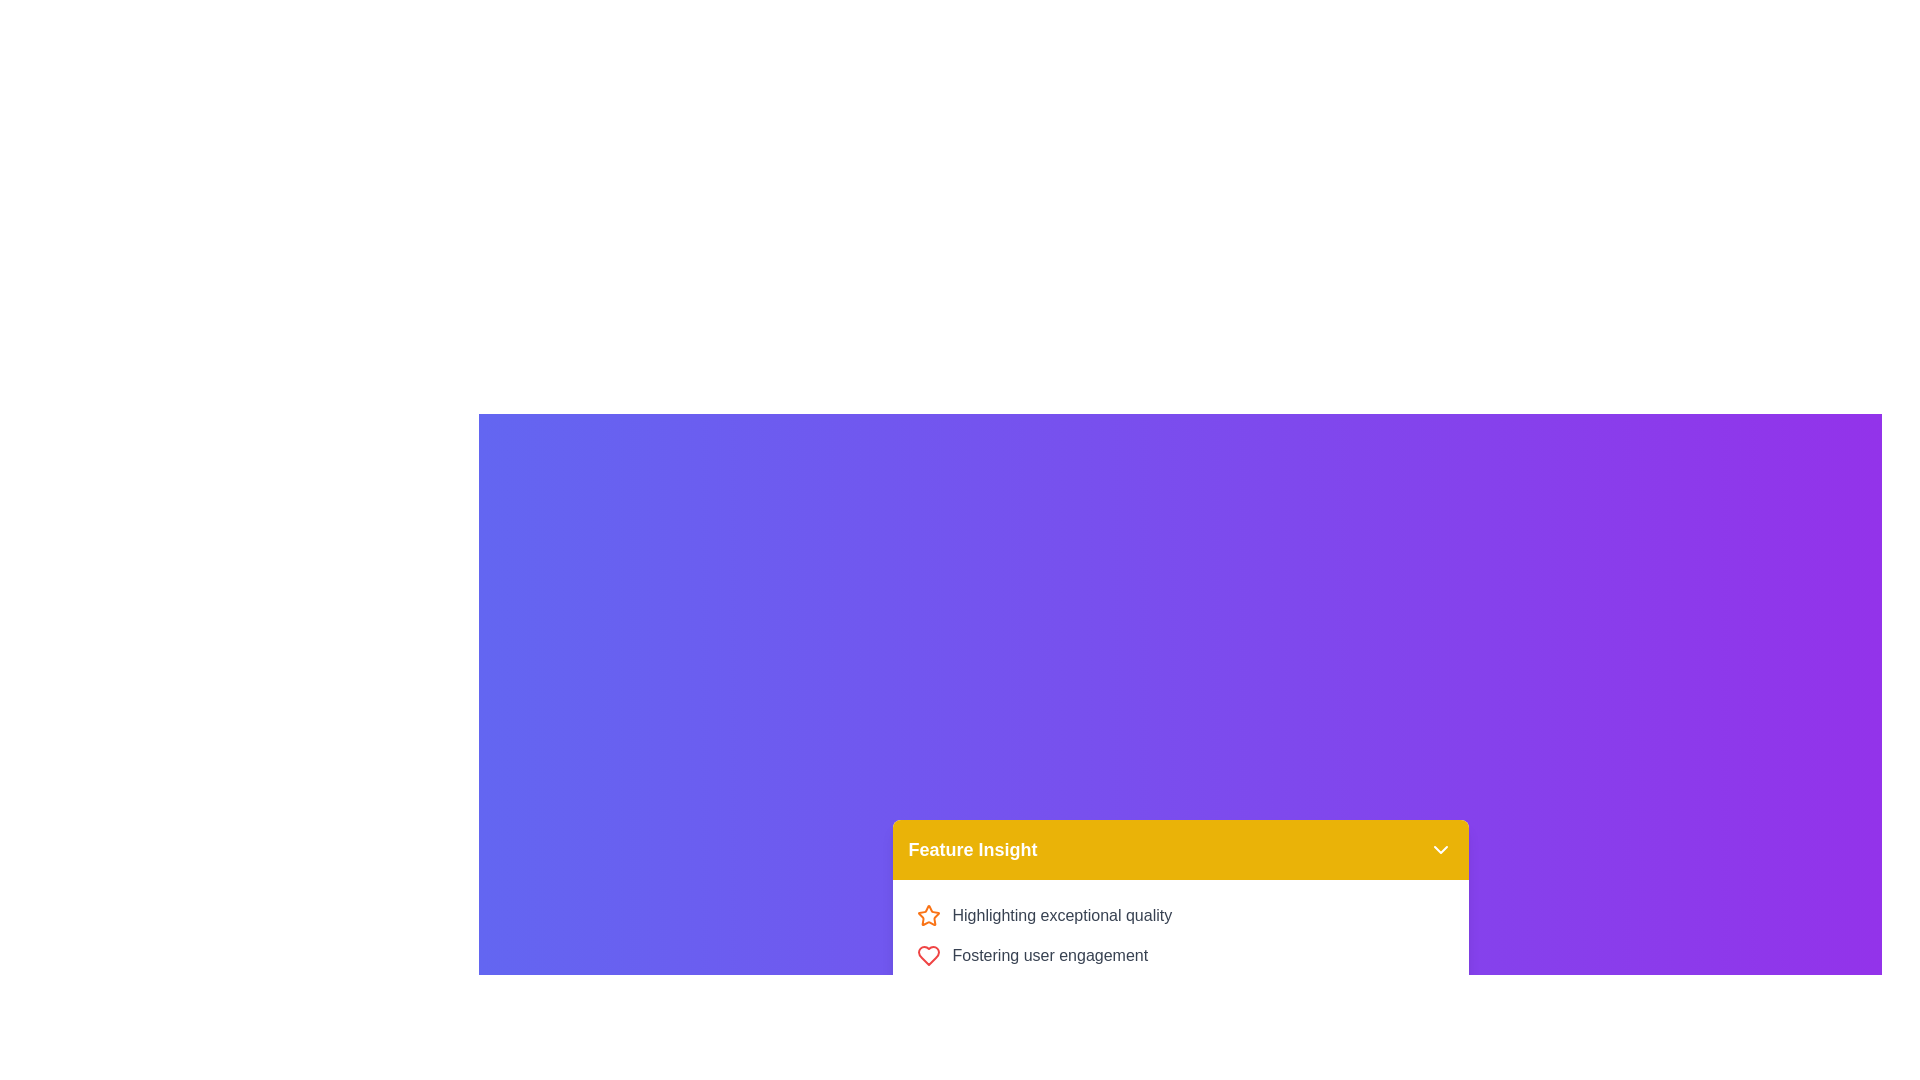 This screenshot has width=1920, height=1080. I want to click on the descriptive text label located at the bottom-center of the interface, which follows the orange star icon, so click(1061, 915).